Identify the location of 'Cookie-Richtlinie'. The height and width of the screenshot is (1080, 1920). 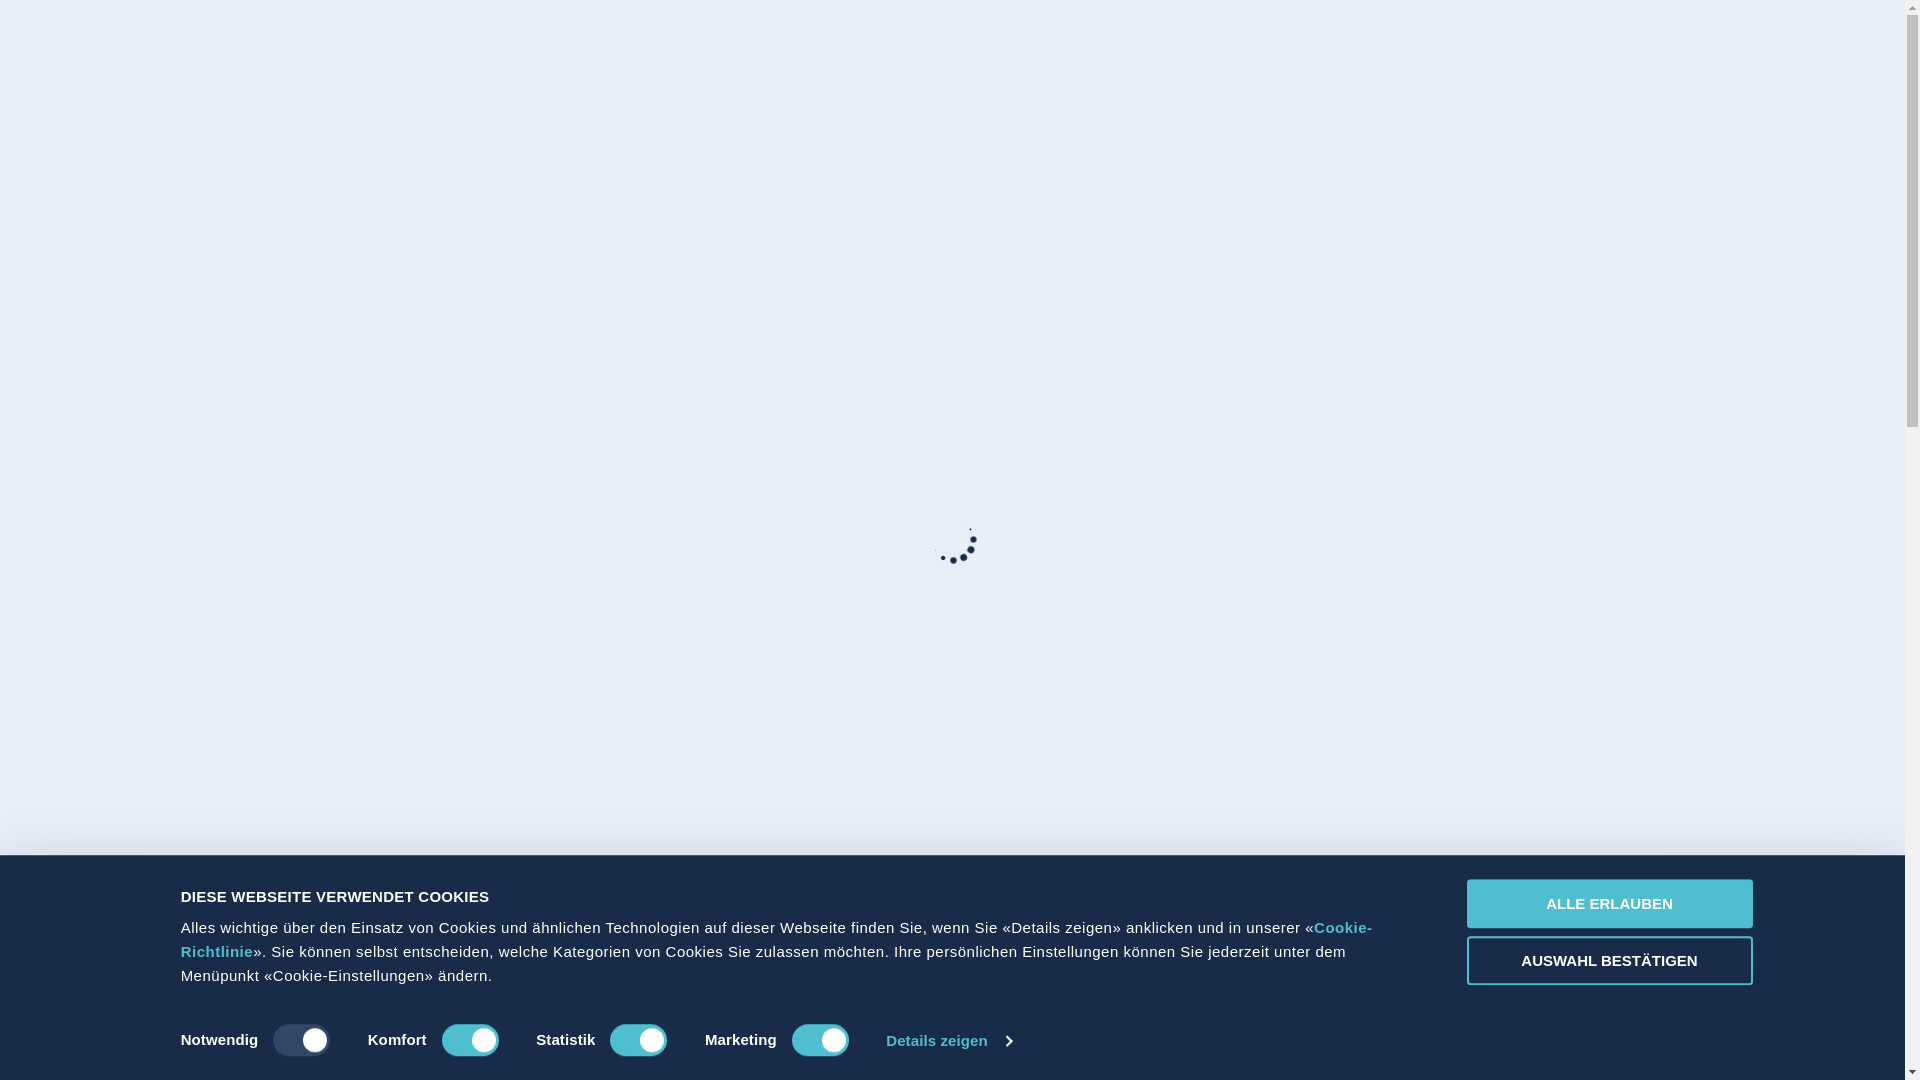
(776, 939).